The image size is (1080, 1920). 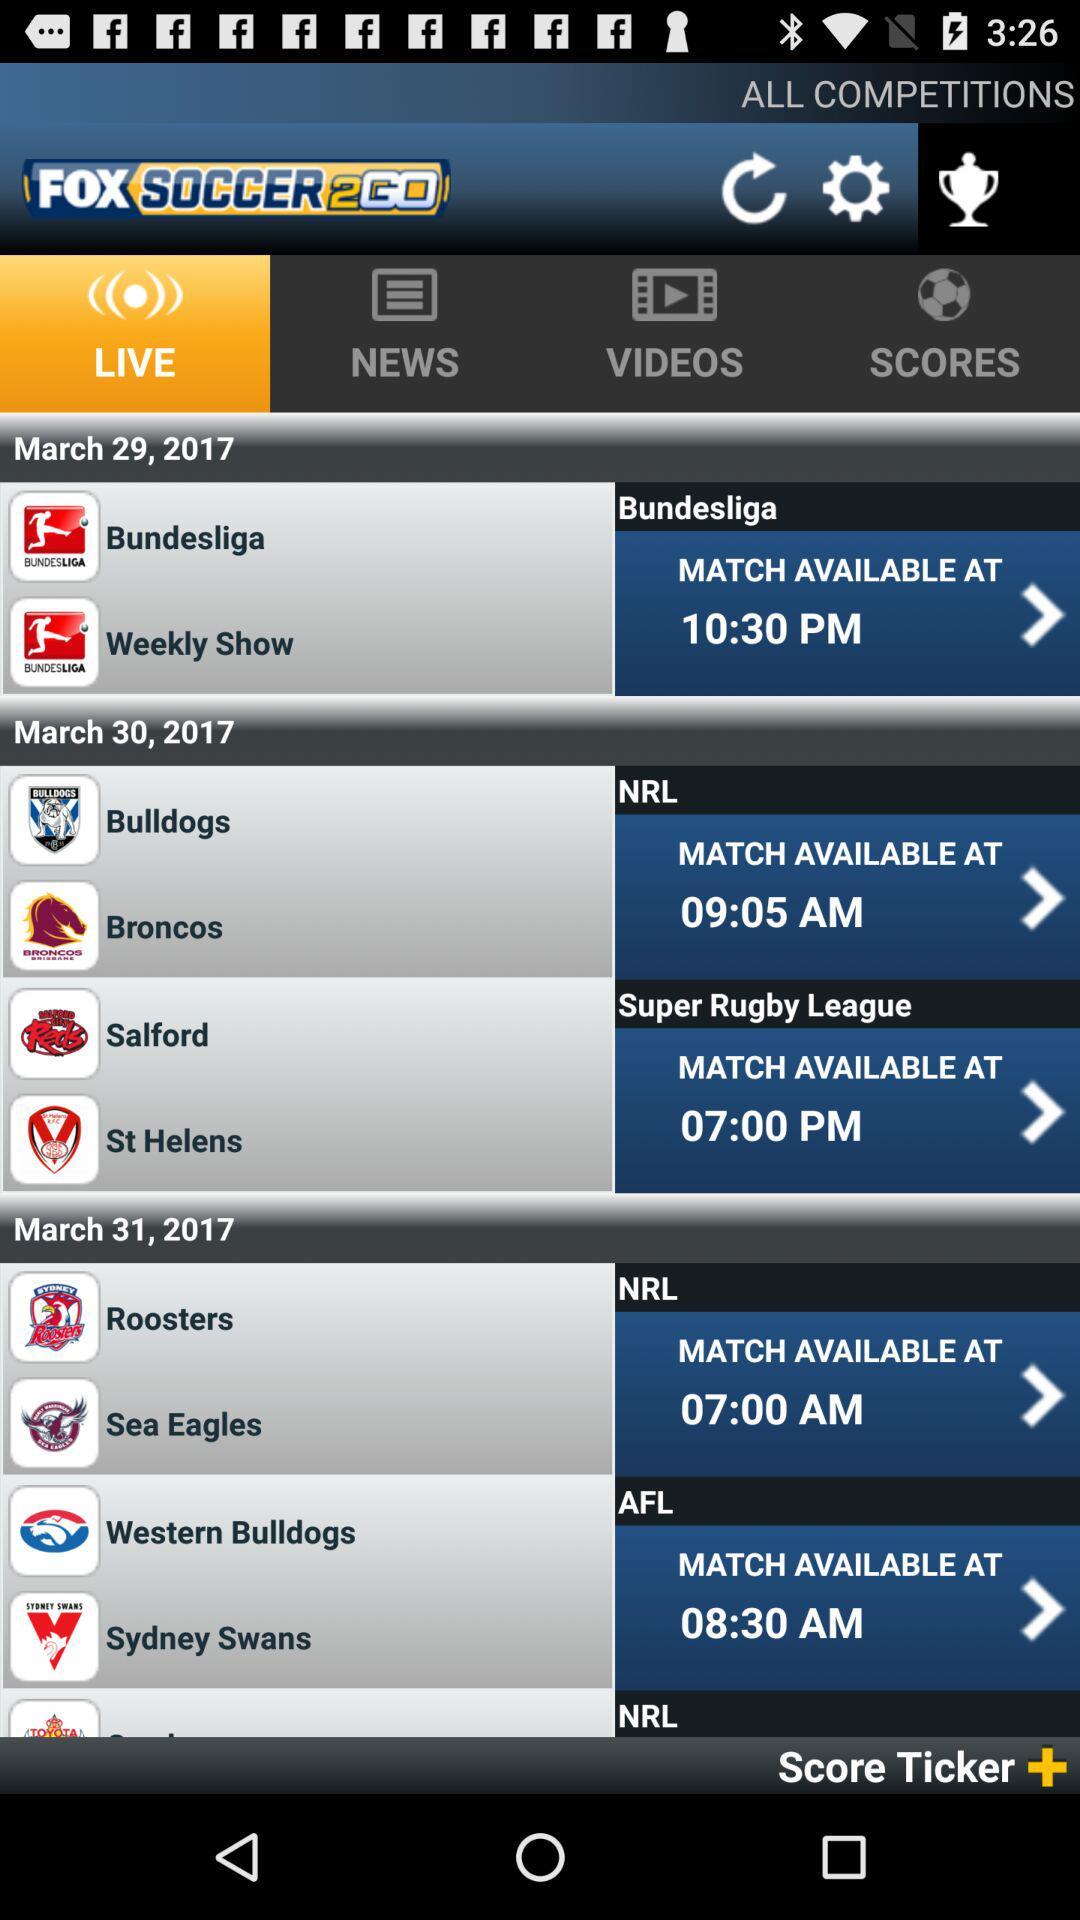 I want to click on the sea eagles   item, so click(x=191, y=1422).